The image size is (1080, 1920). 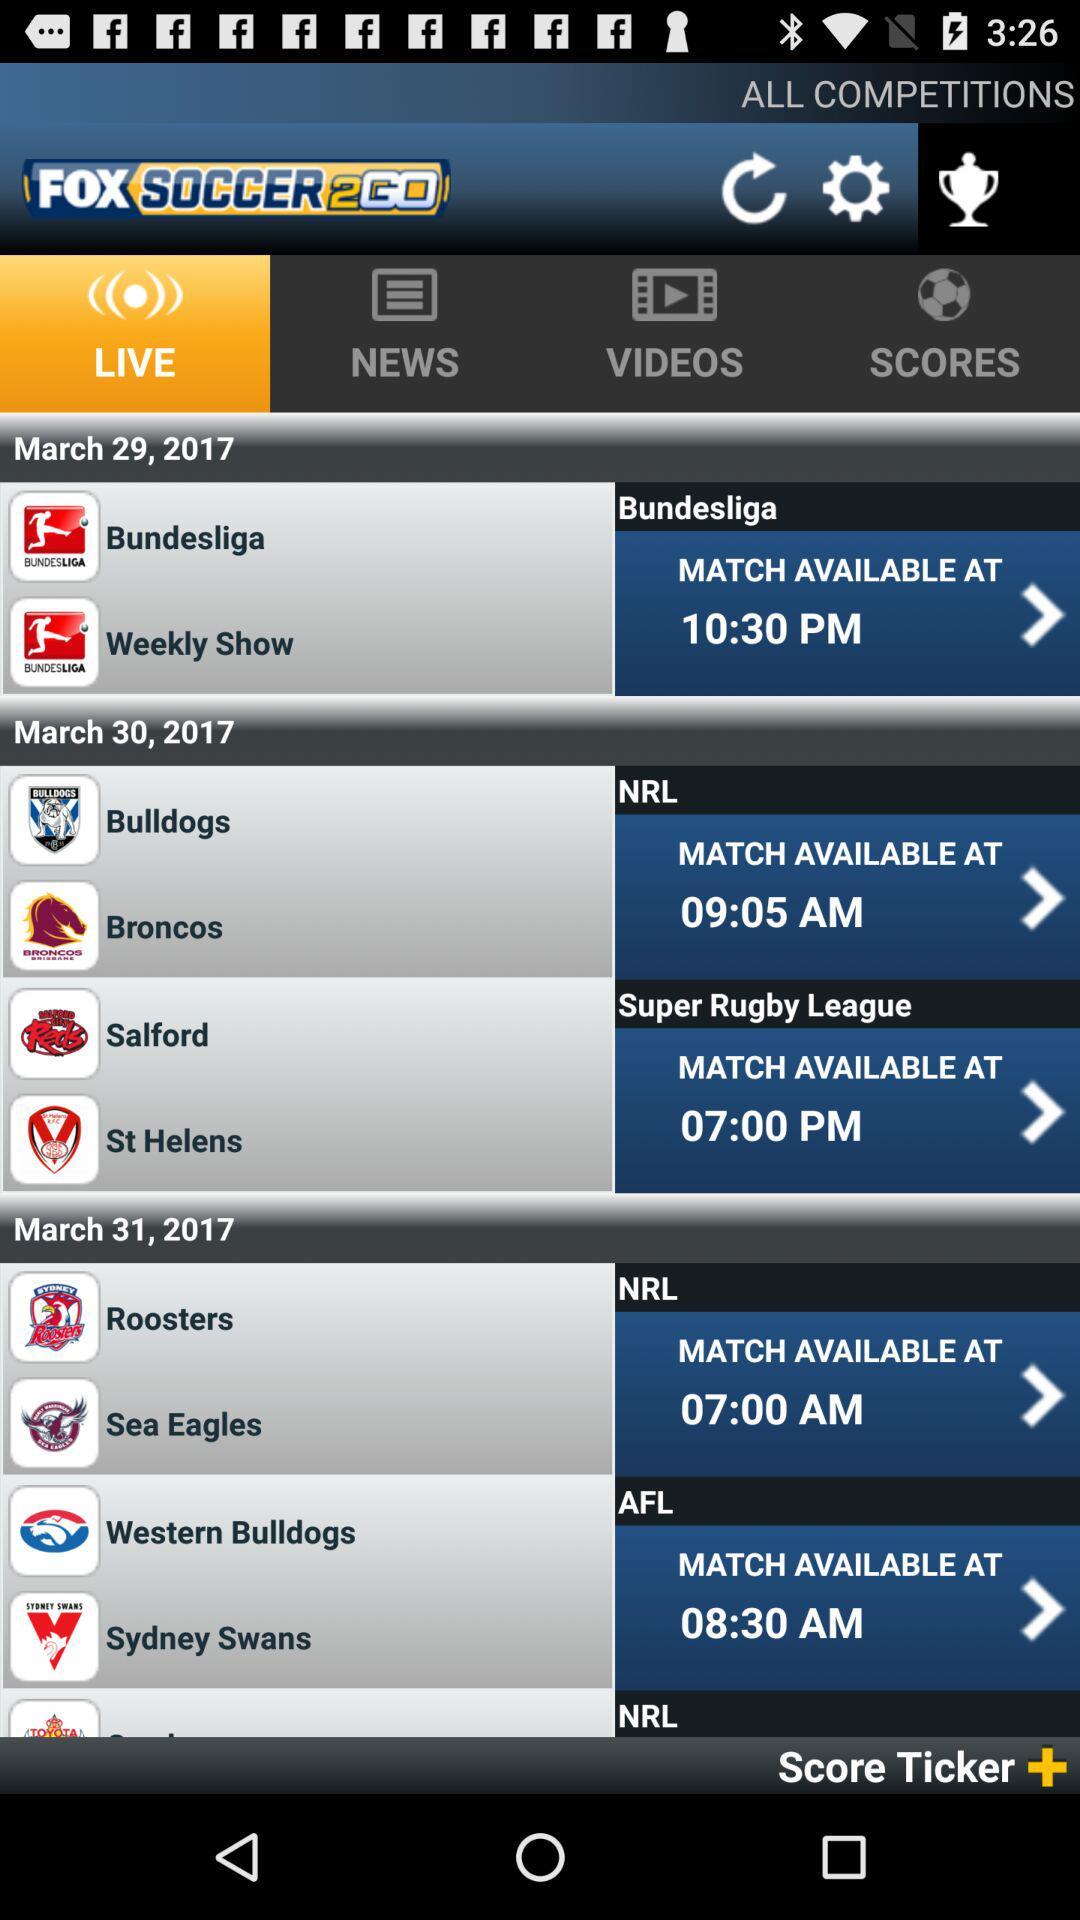 I want to click on the sea eagles   item, so click(x=191, y=1422).